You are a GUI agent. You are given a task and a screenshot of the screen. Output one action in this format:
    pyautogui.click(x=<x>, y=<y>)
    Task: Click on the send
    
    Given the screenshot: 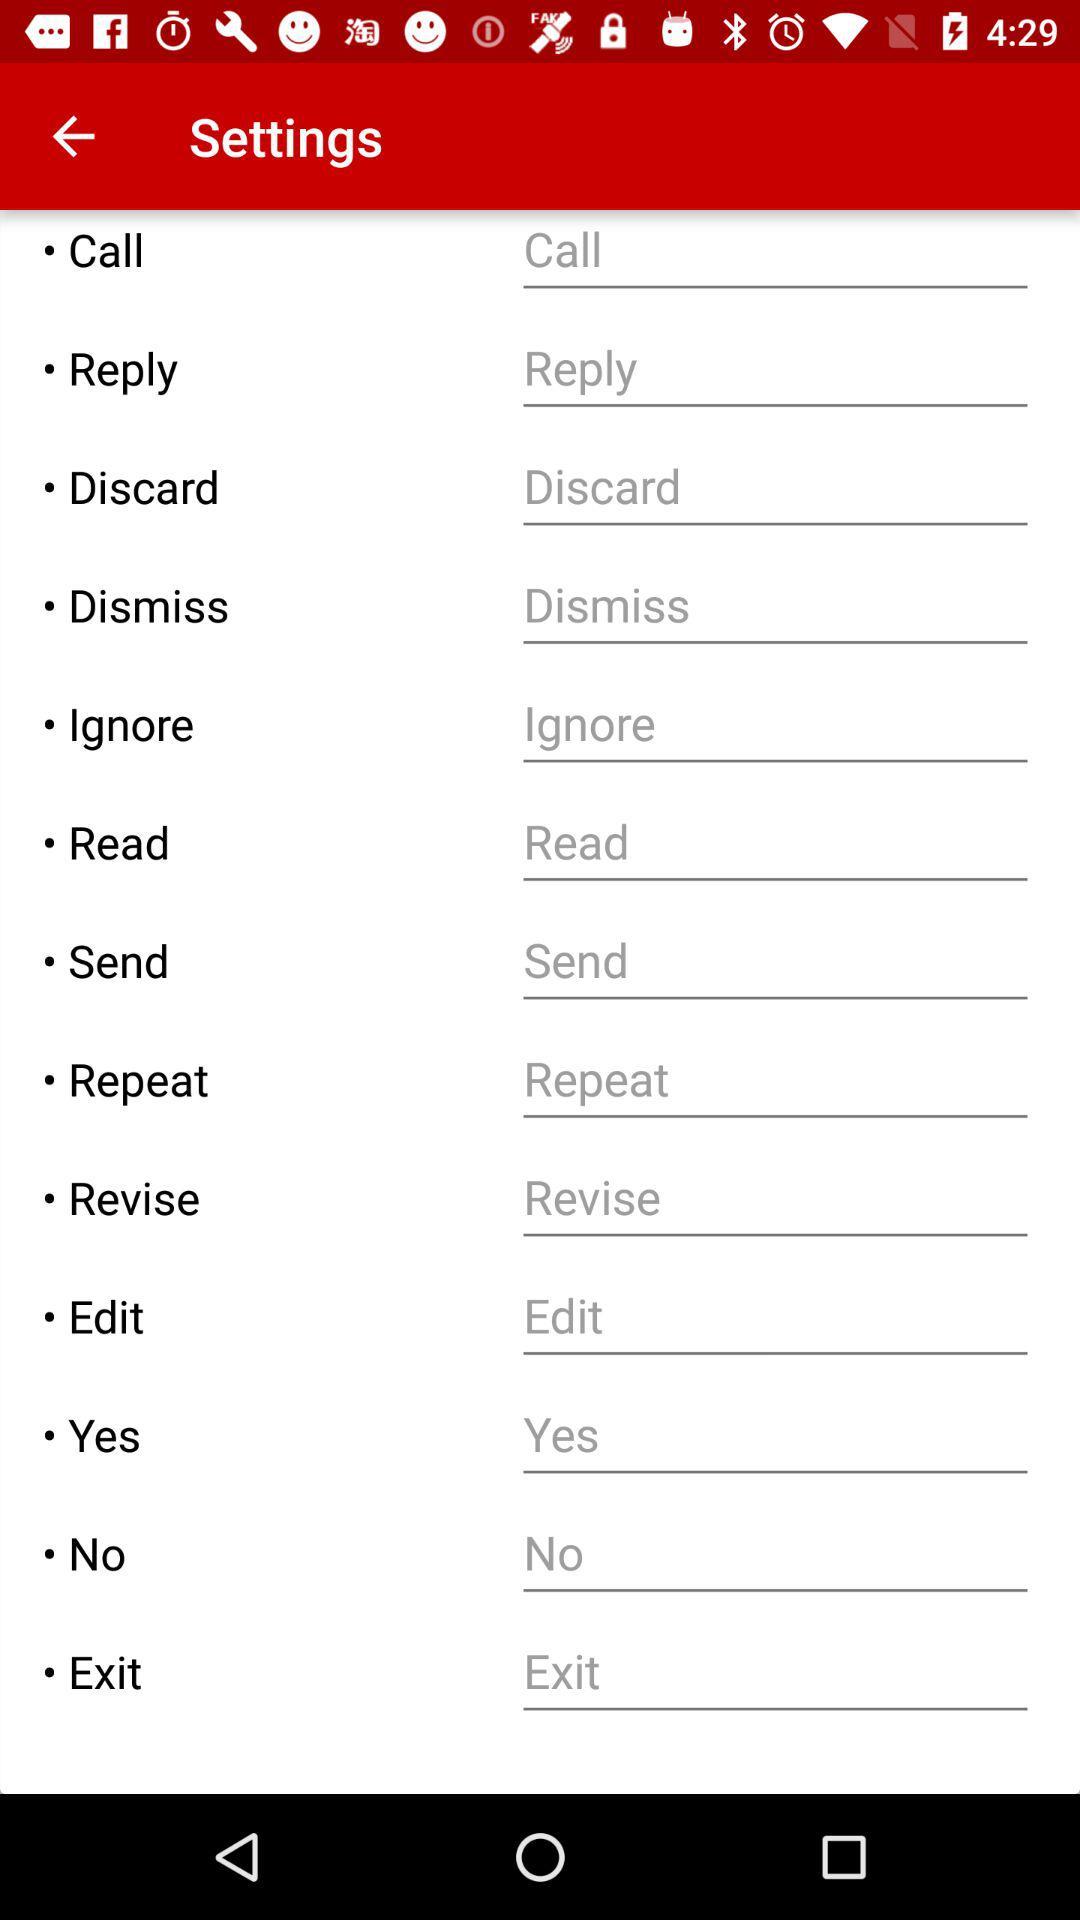 What is the action you would take?
    pyautogui.click(x=774, y=960)
    